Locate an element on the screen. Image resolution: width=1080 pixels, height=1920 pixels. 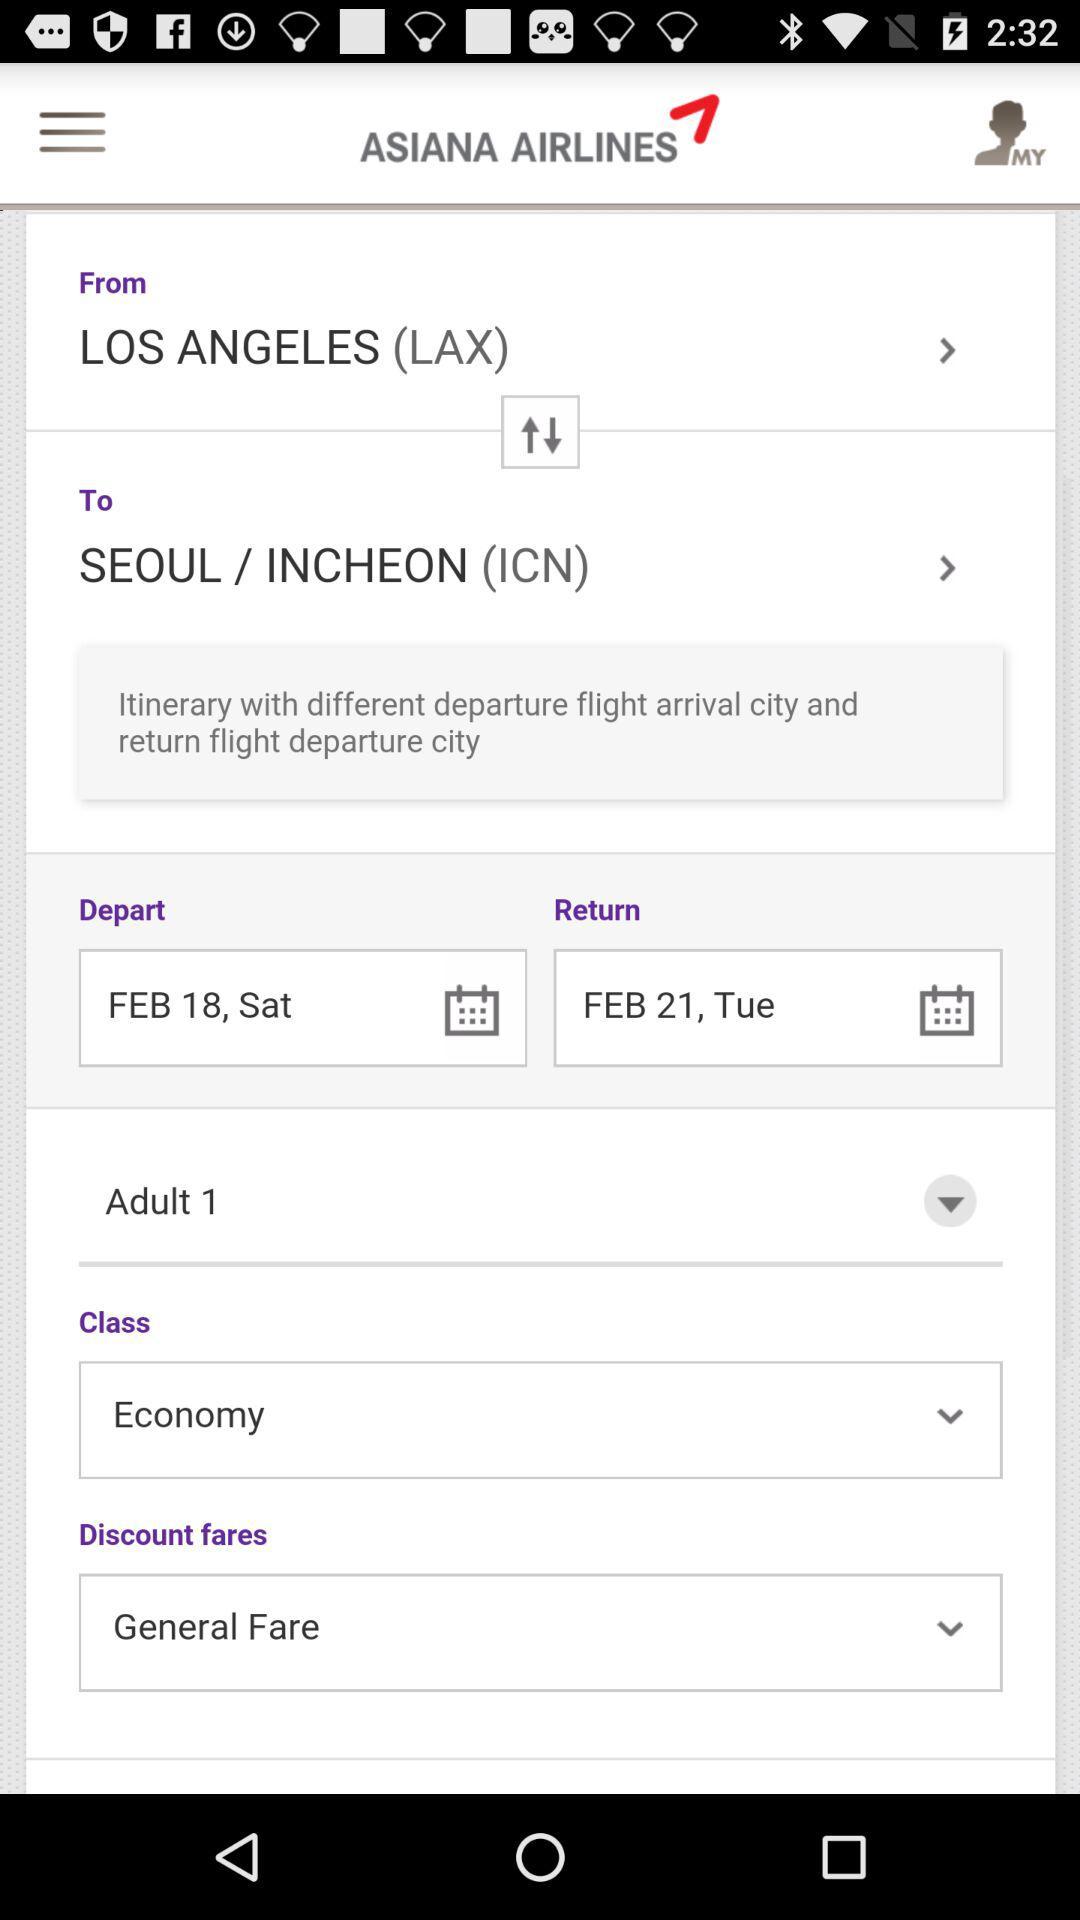
the menu icon is located at coordinates (71, 144).